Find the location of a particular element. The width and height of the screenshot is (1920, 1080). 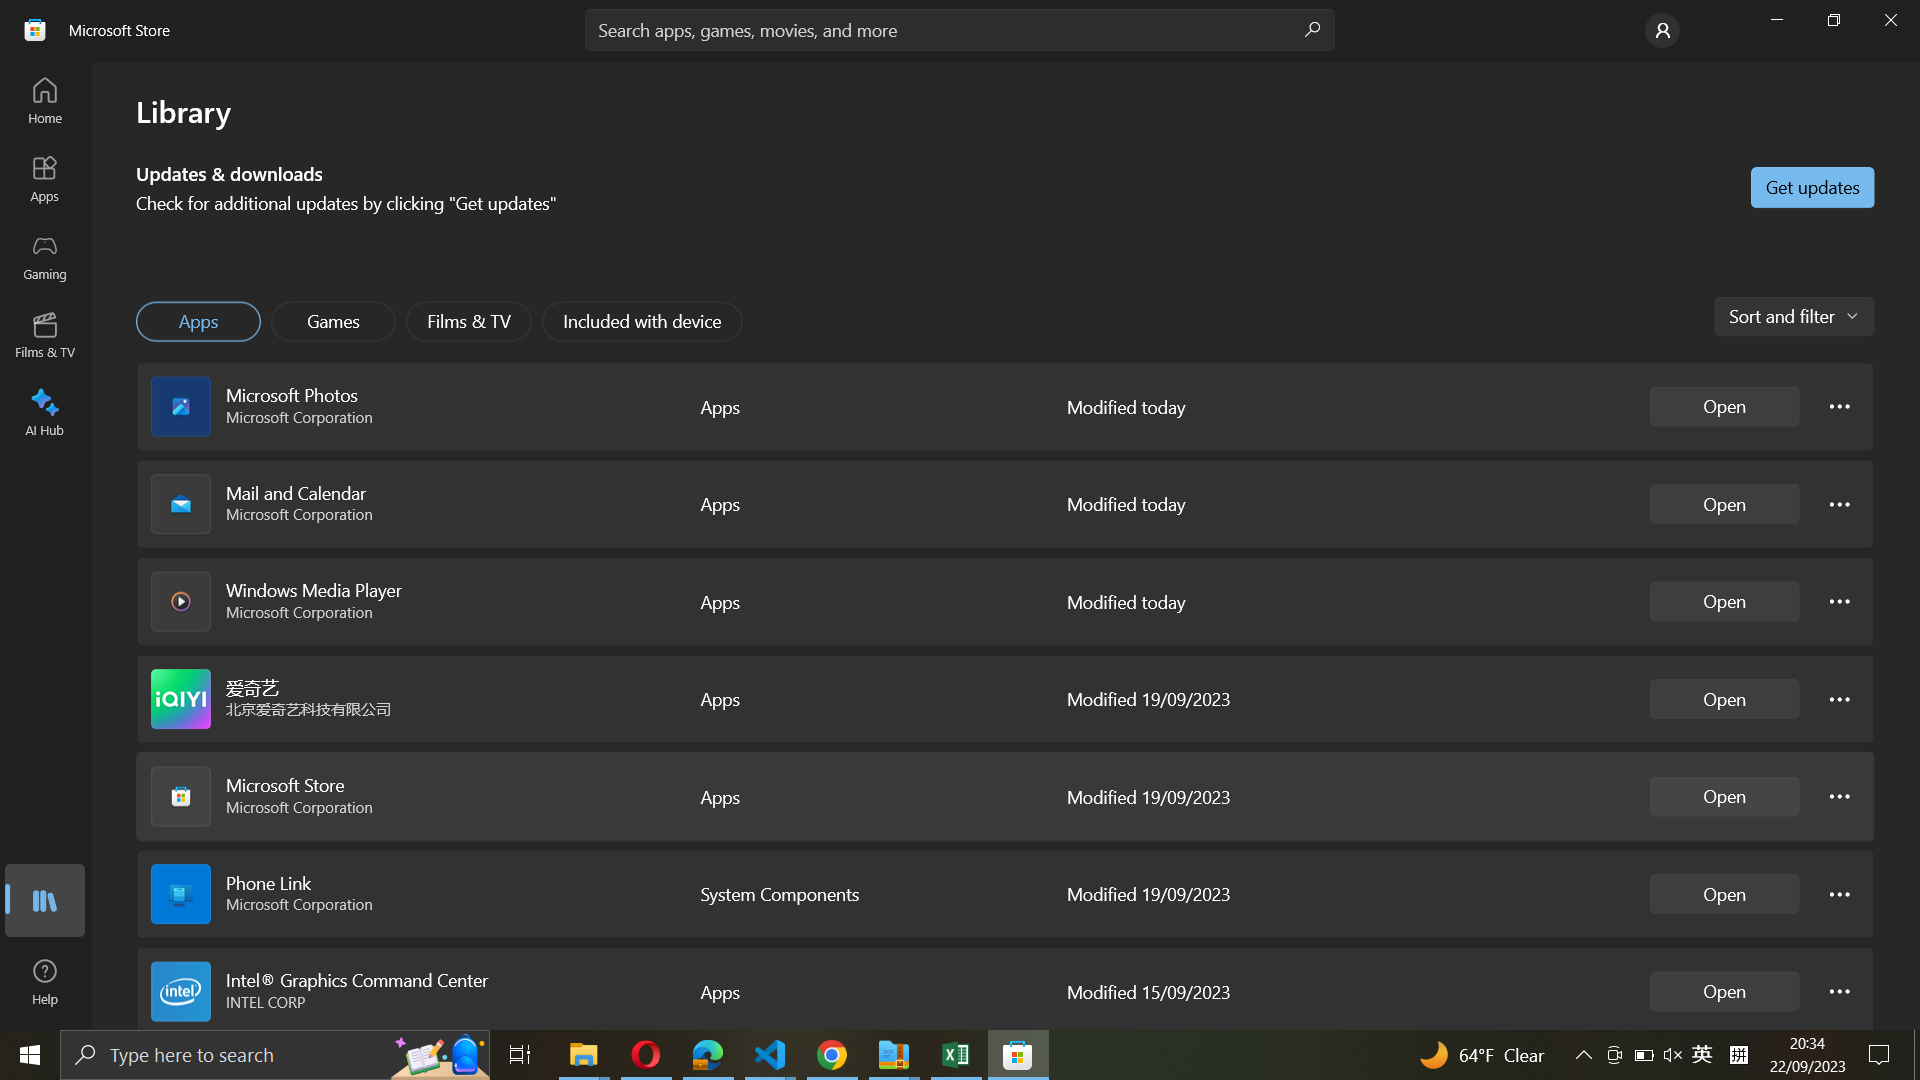

Activate Windows media player is located at coordinates (1723, 599).